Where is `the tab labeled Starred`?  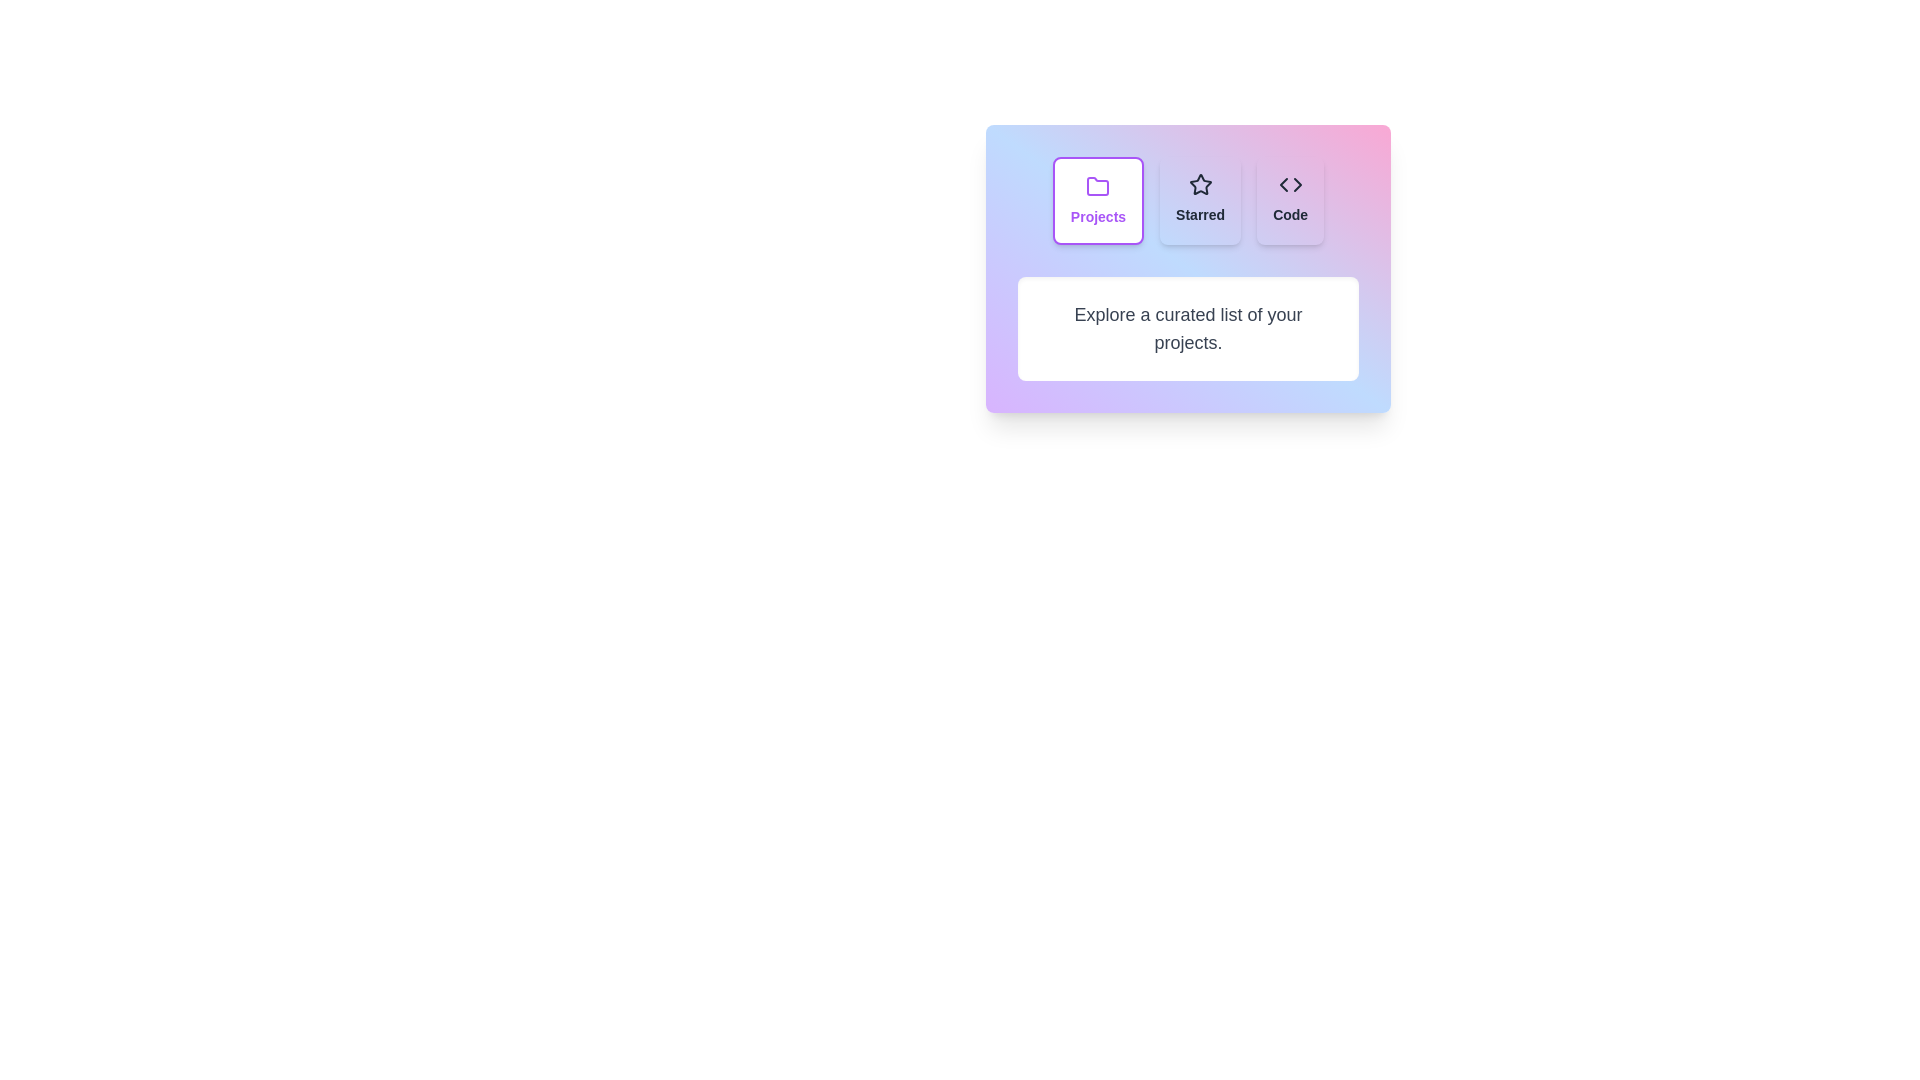
the tab labeled Starred is located at coordinates (1200, 200).